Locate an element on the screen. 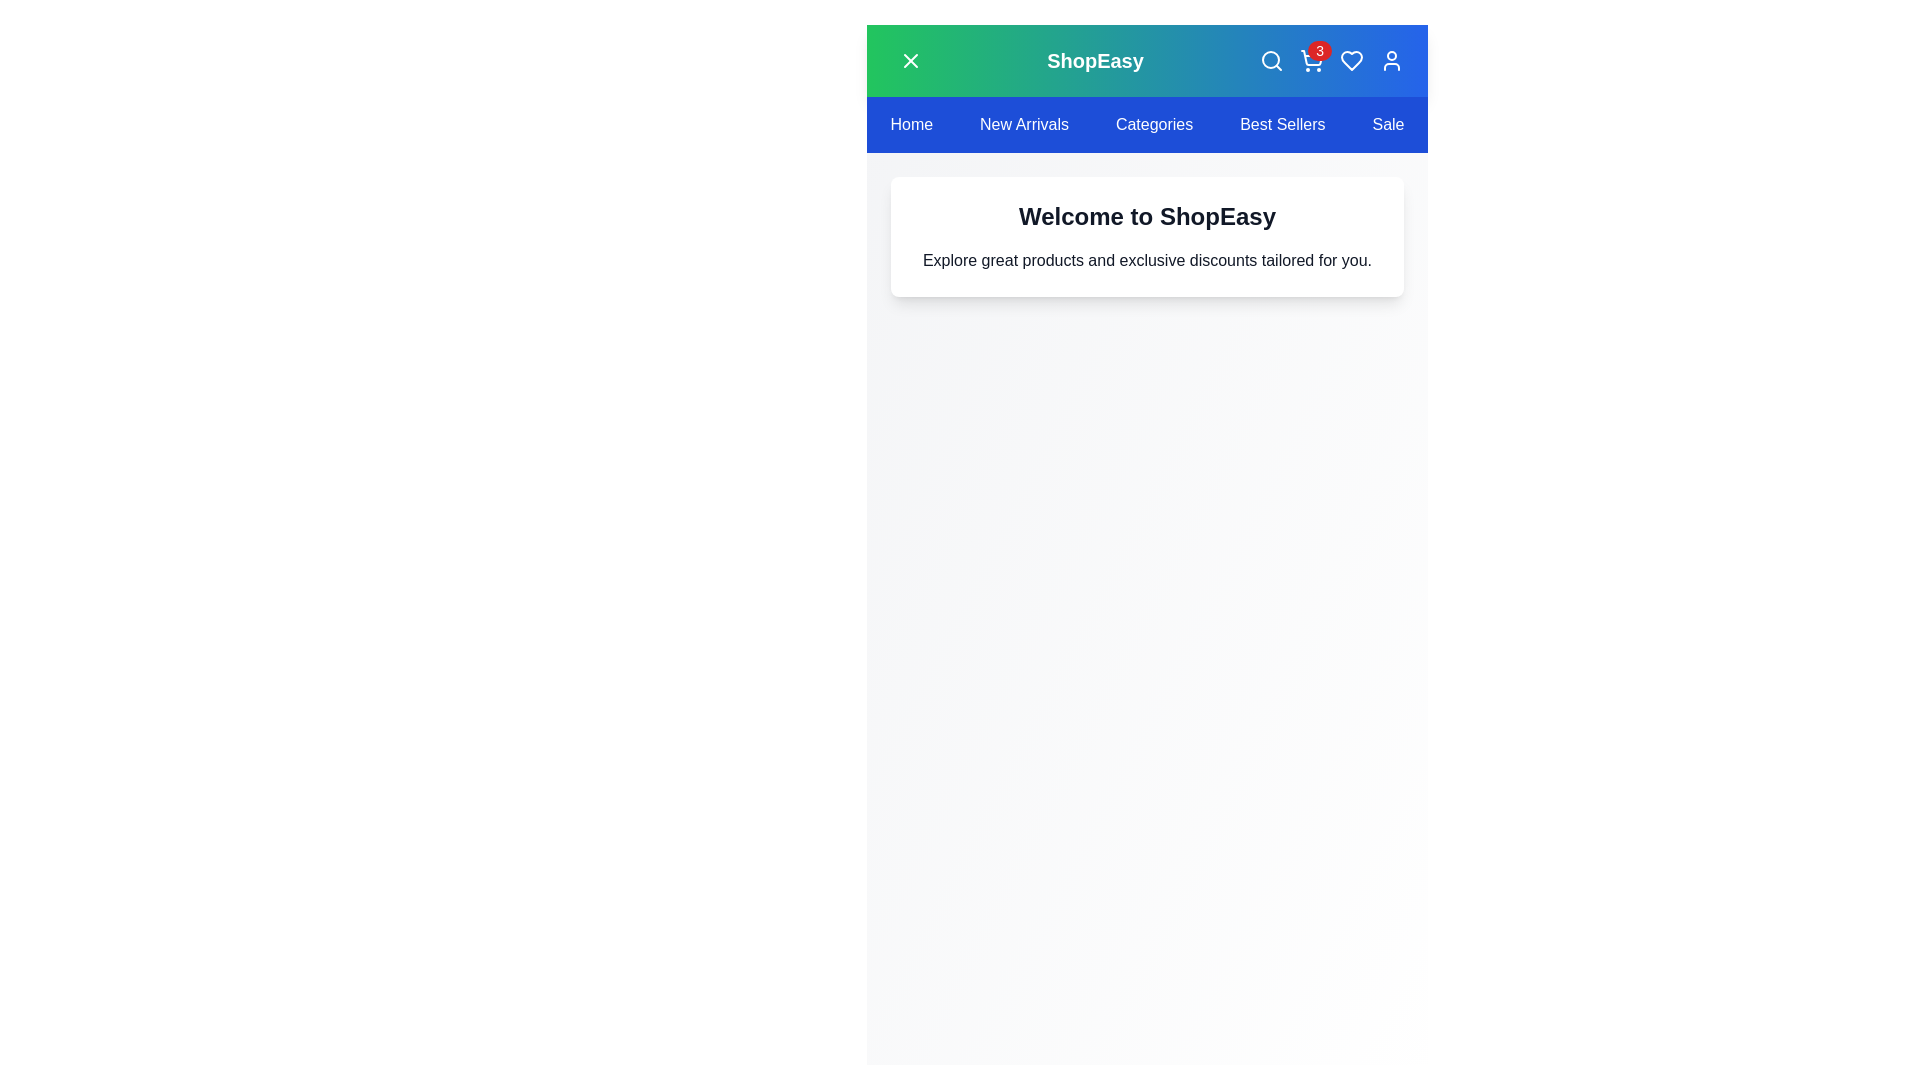 The image size is (1920, 1080). the navbar item labeled 'Home' to navigate to the corresponding section is located at coordinates (910, 124).